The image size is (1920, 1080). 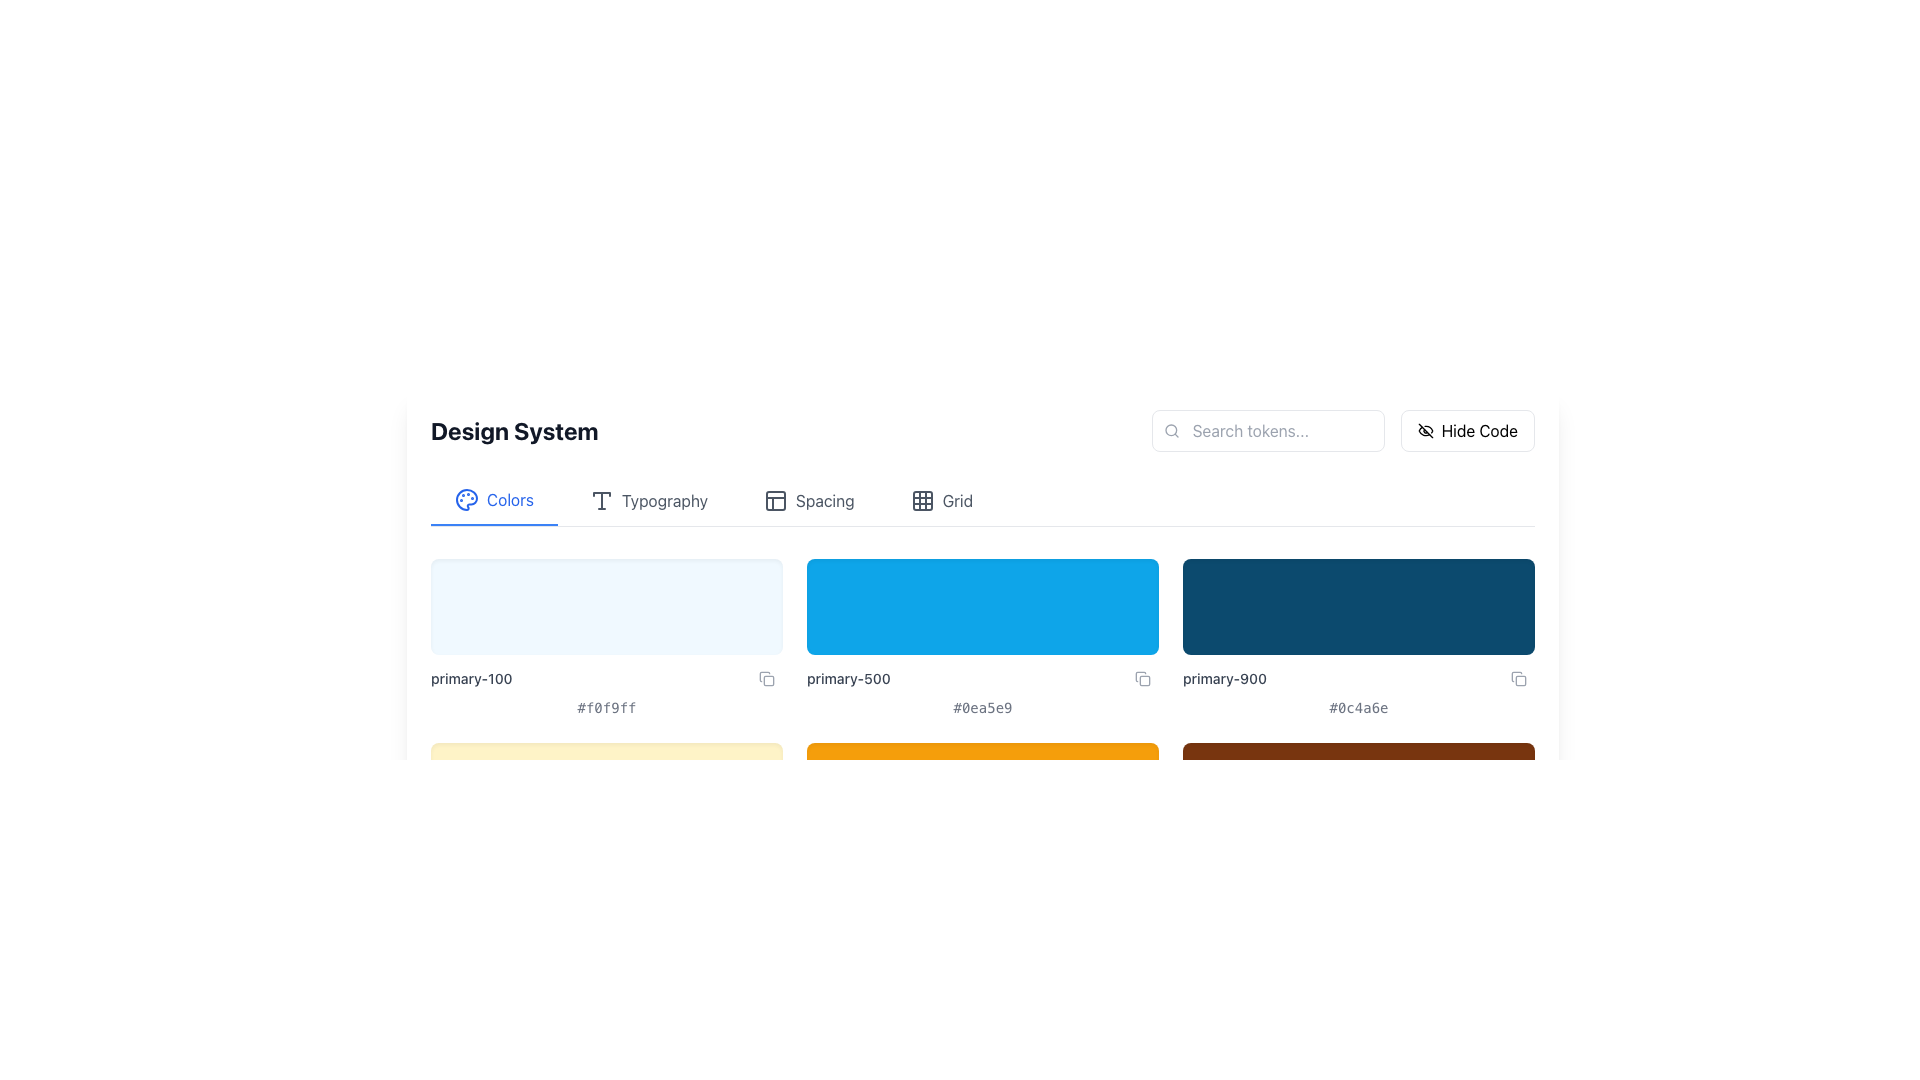 I want to click on the 'Colors' section icon in the design system interface, located in the top-left quadrant near the section header titled 'Design System', so click(x=465, y=499).